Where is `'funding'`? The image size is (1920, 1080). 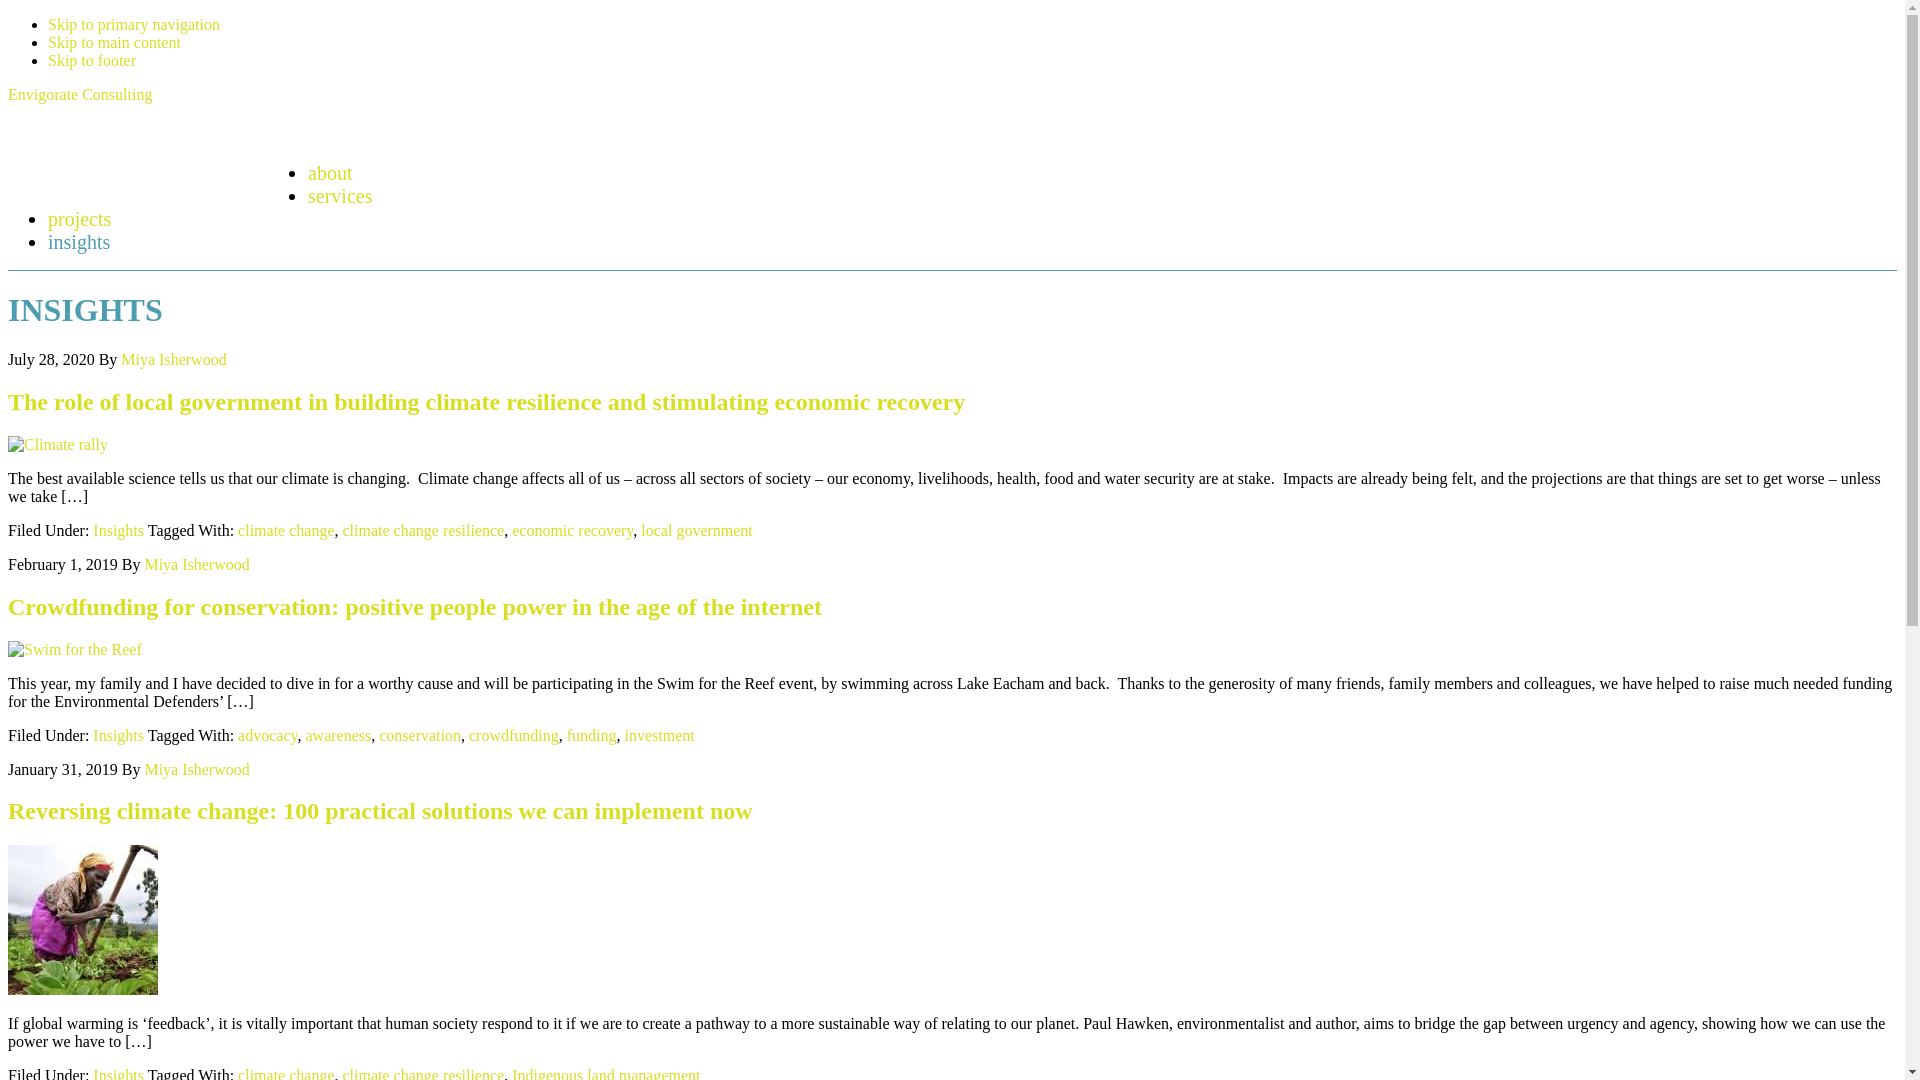 'funding' is located at coordinates (590, 734).